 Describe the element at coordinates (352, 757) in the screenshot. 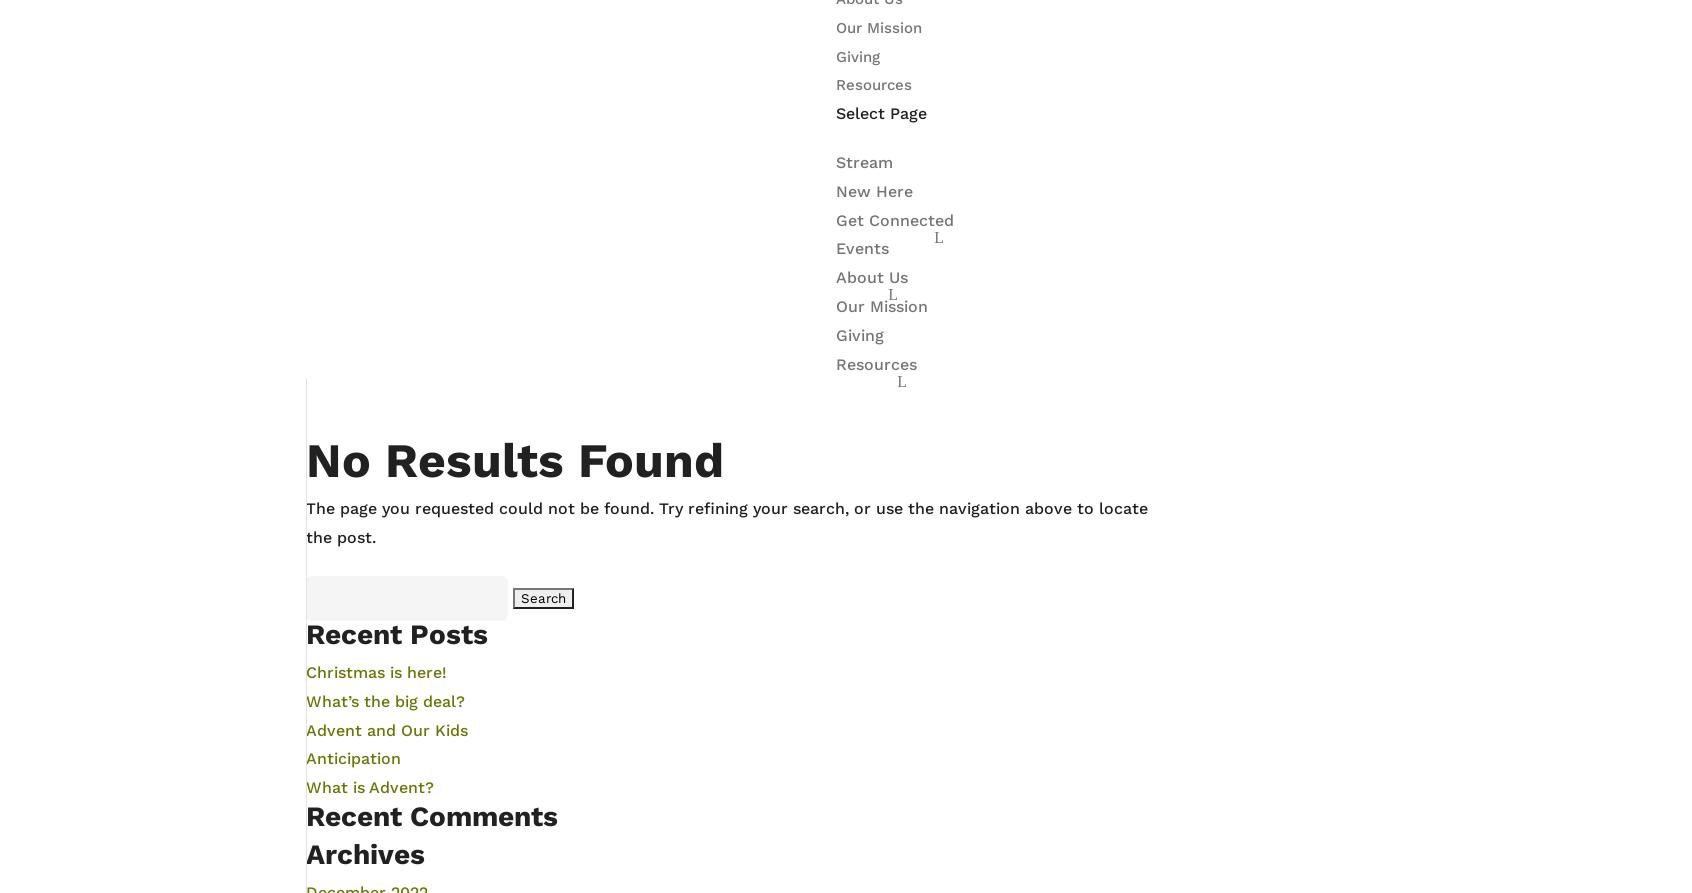

I see `'Anticipation'` at that location.